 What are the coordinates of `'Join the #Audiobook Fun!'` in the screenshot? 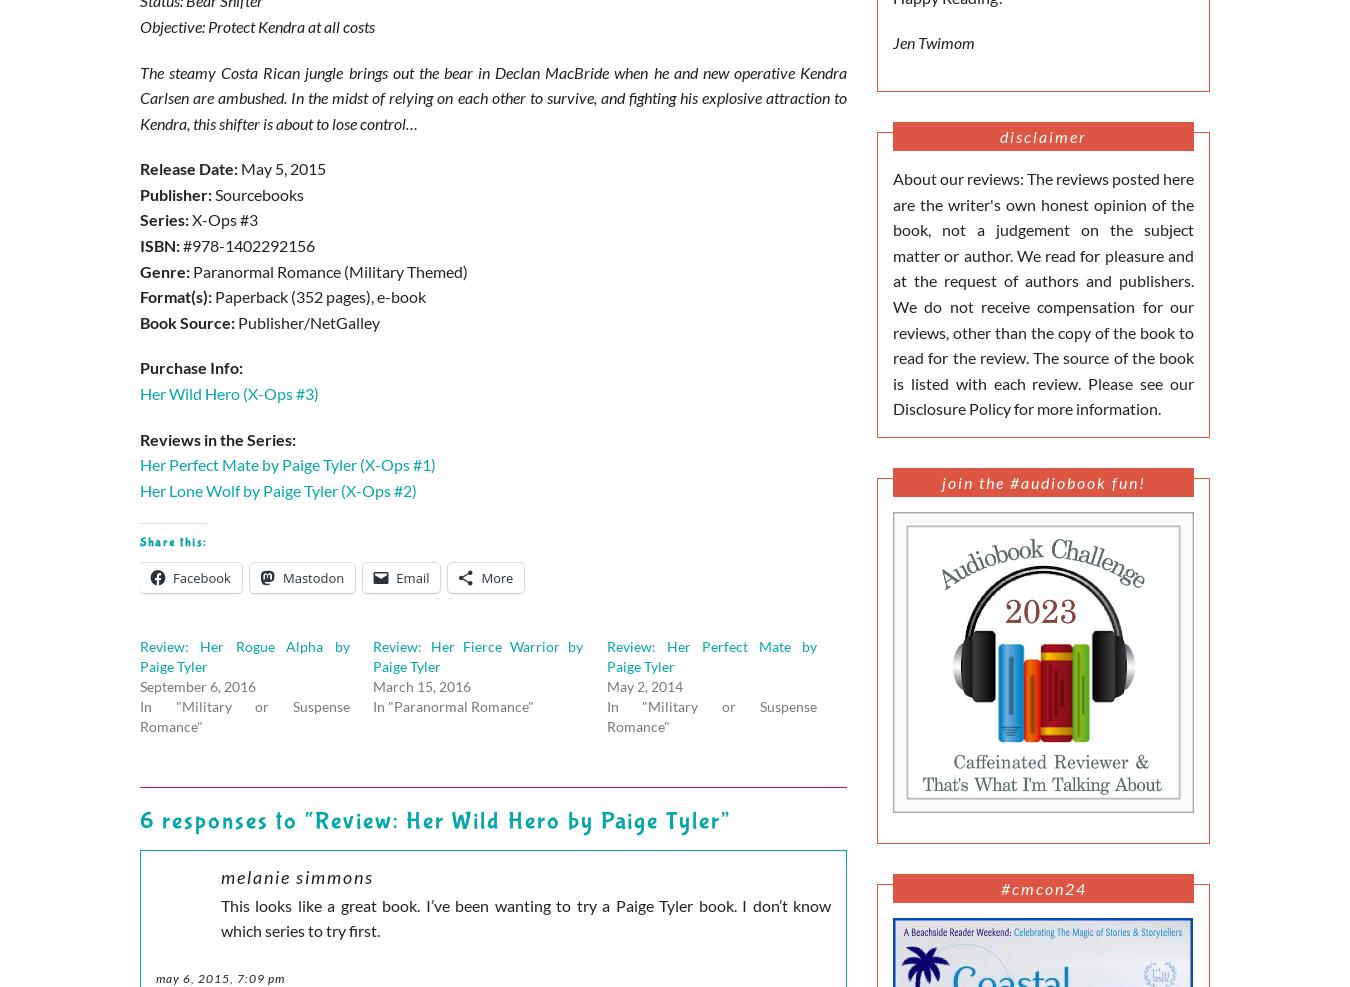 It's located at (1043, 480).